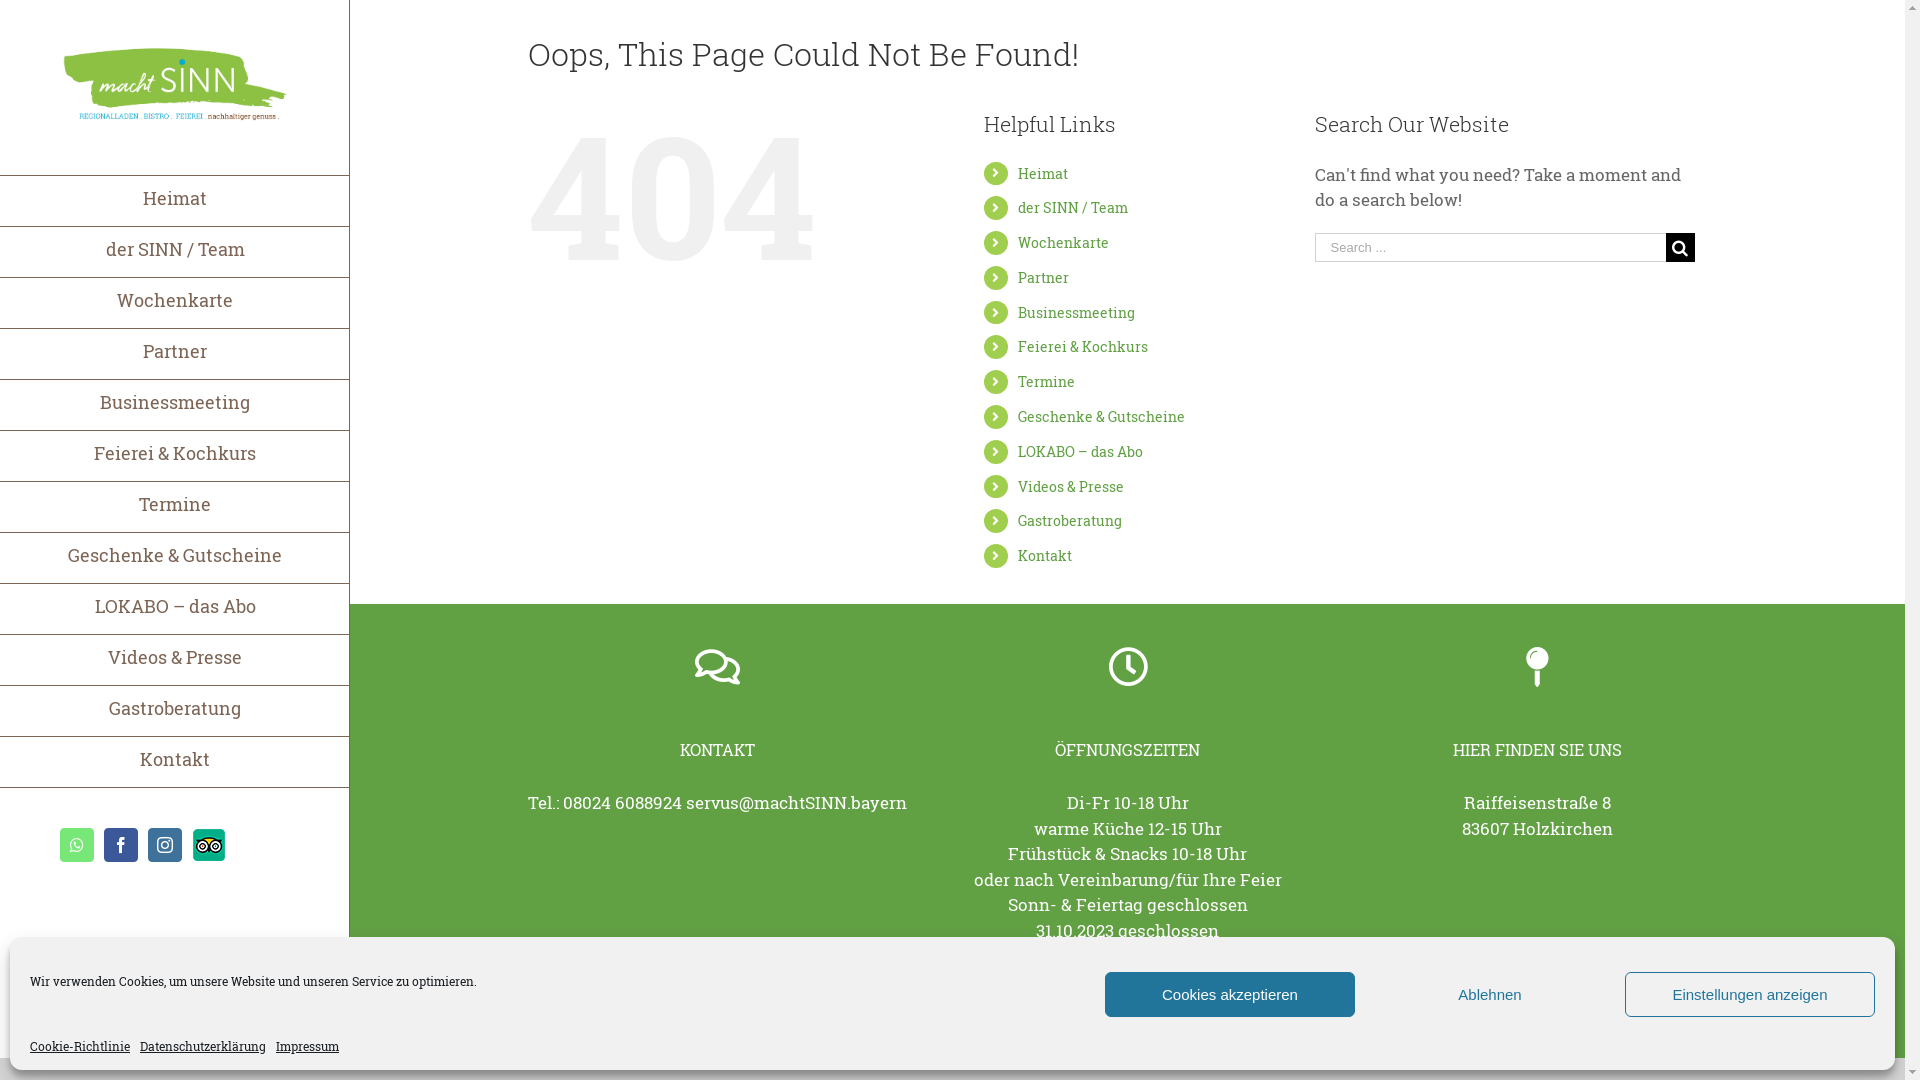 This screenshot has width=1920, height=1080. What do you see at coordinates (59, 844) in the screenshot?
I see `'Whatsapp'` at bounding box center [59, 844].